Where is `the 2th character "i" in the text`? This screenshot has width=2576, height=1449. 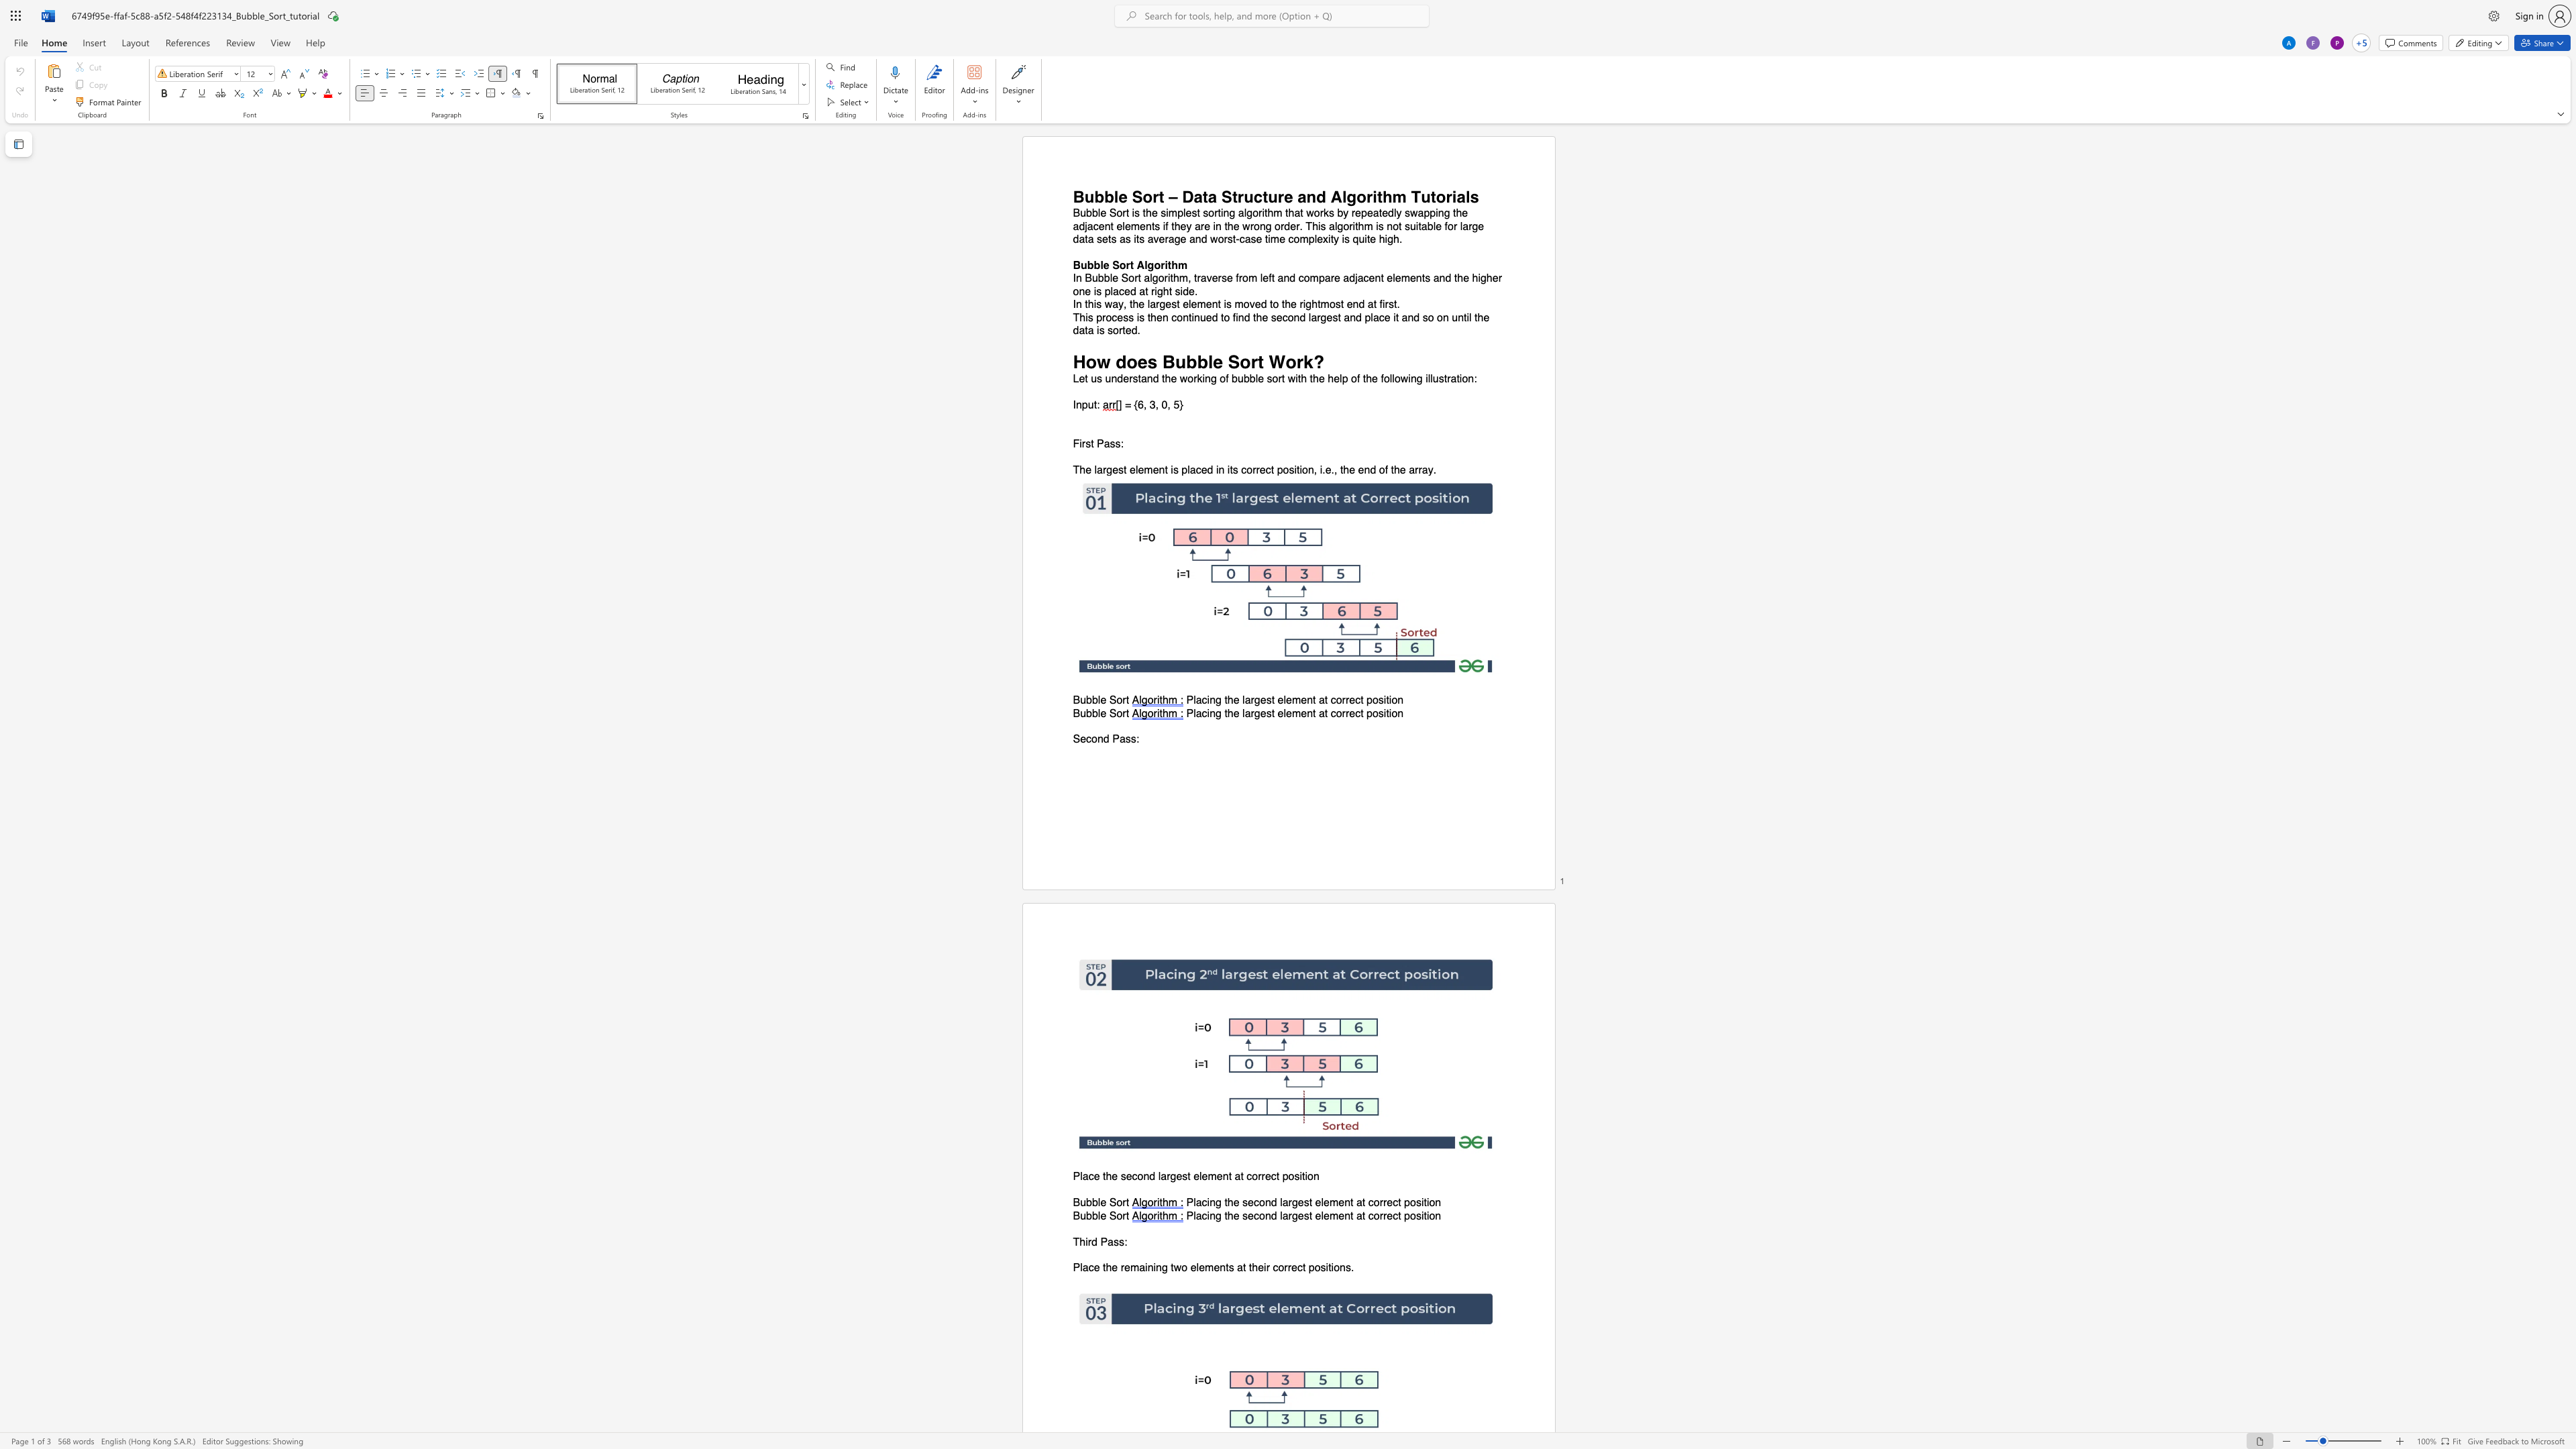
the 2th character "i" in the text is located at coordinates (1305, 1177).